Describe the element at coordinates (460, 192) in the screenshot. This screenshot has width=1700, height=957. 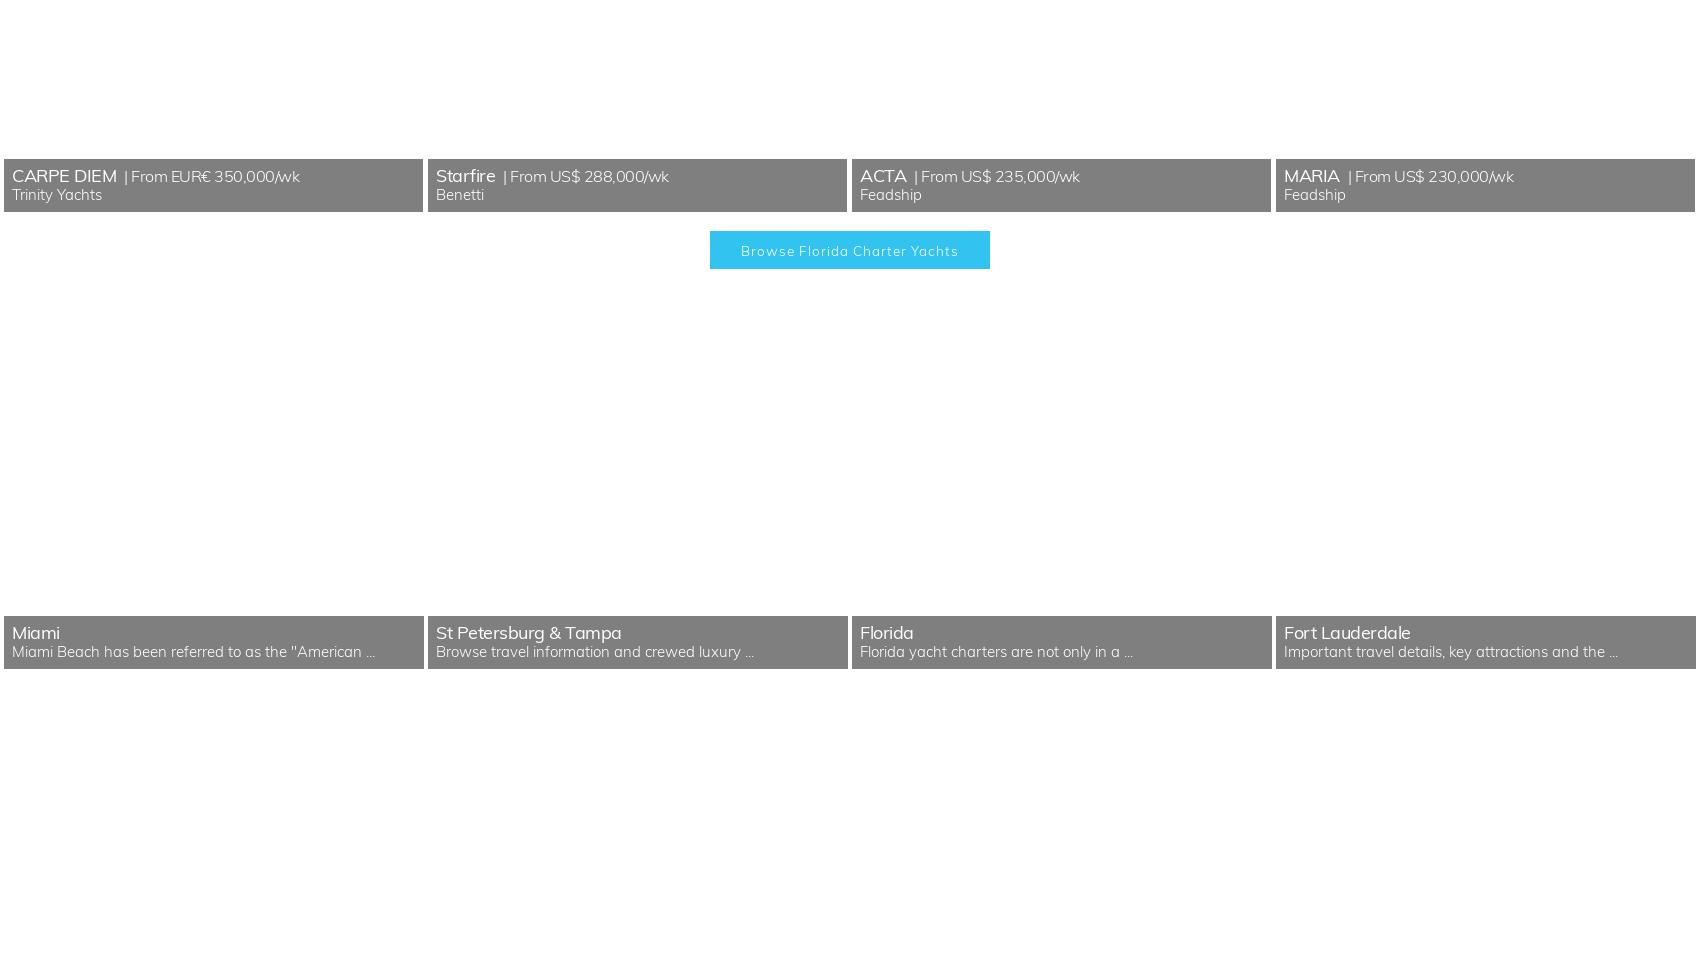
I see `'Benetti'` at that location.